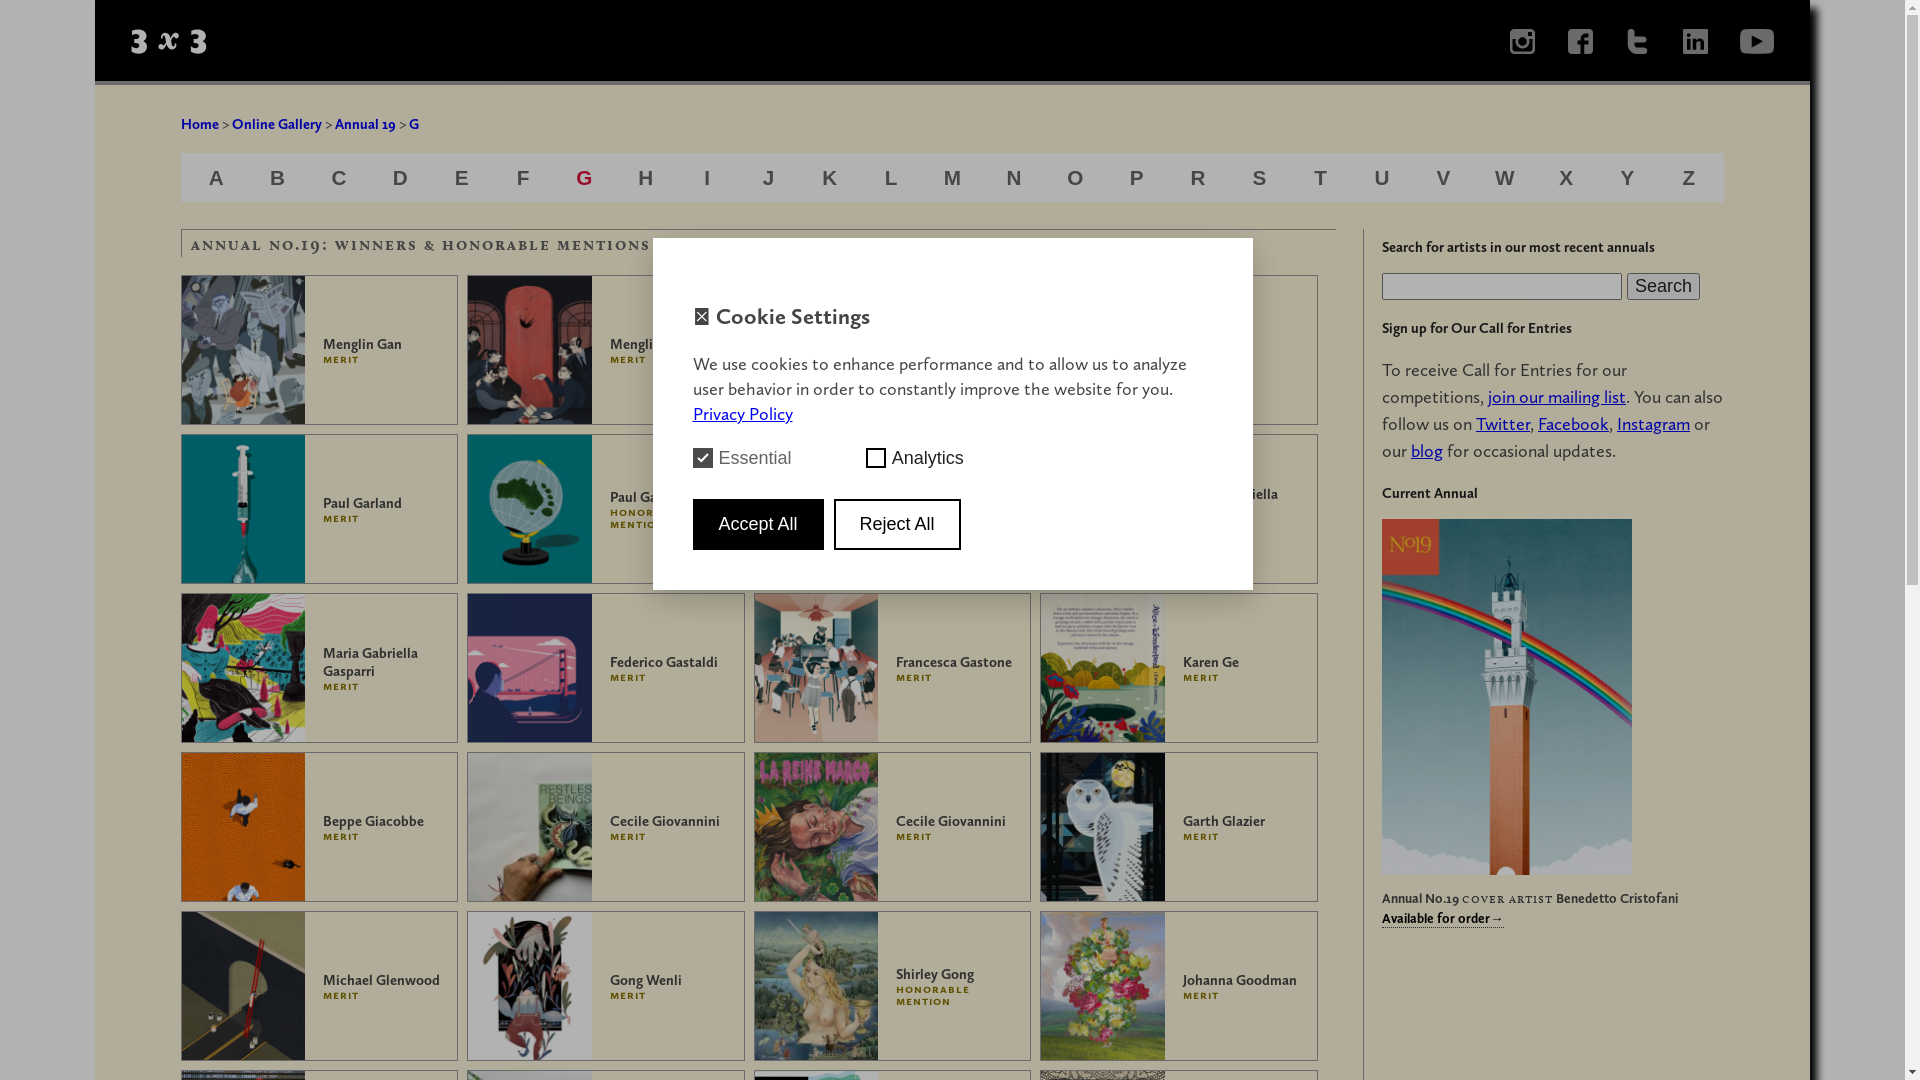 The image size is (1920, 1080). I want to click on 'J', so click(767, 176).